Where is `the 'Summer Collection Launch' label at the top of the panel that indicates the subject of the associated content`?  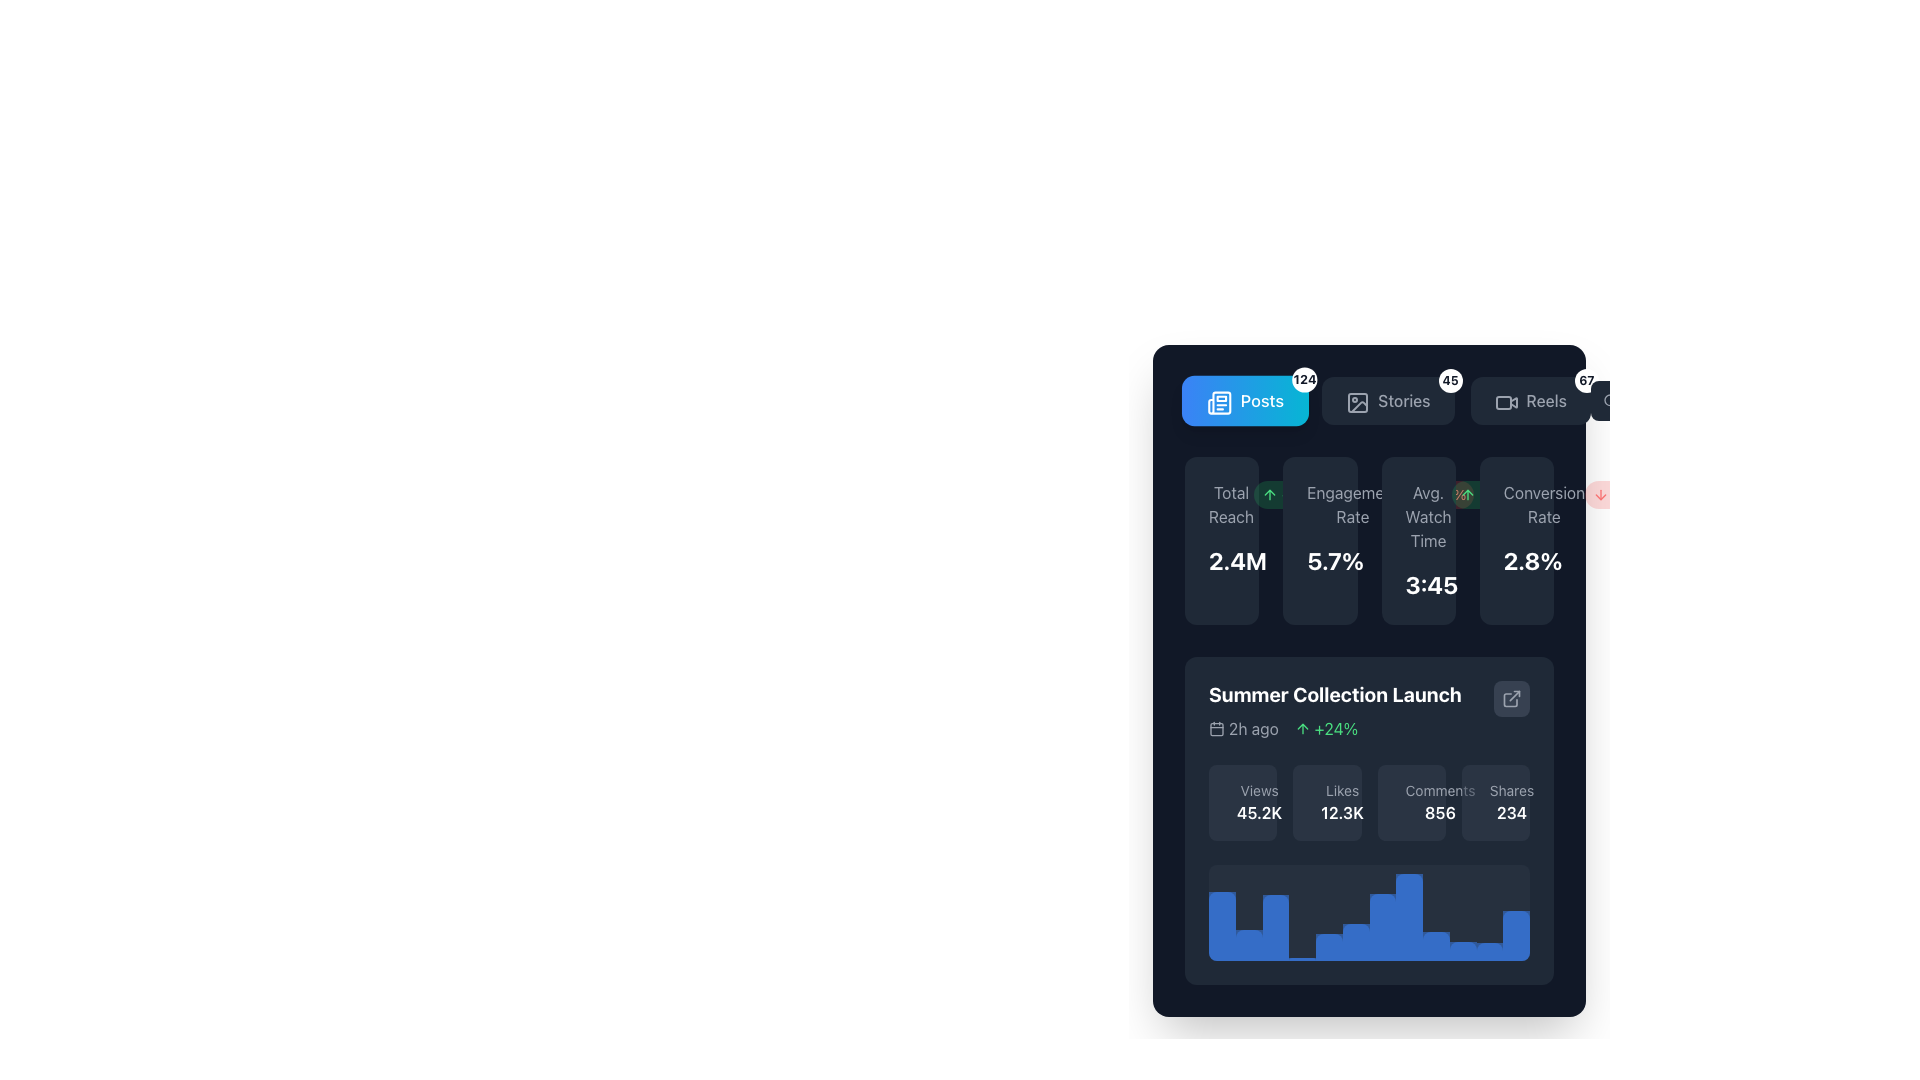 the 'Summer Collection Launch' label at the top of the panel that indicates the subject of the associated content is located at coordinates (1335, 693).